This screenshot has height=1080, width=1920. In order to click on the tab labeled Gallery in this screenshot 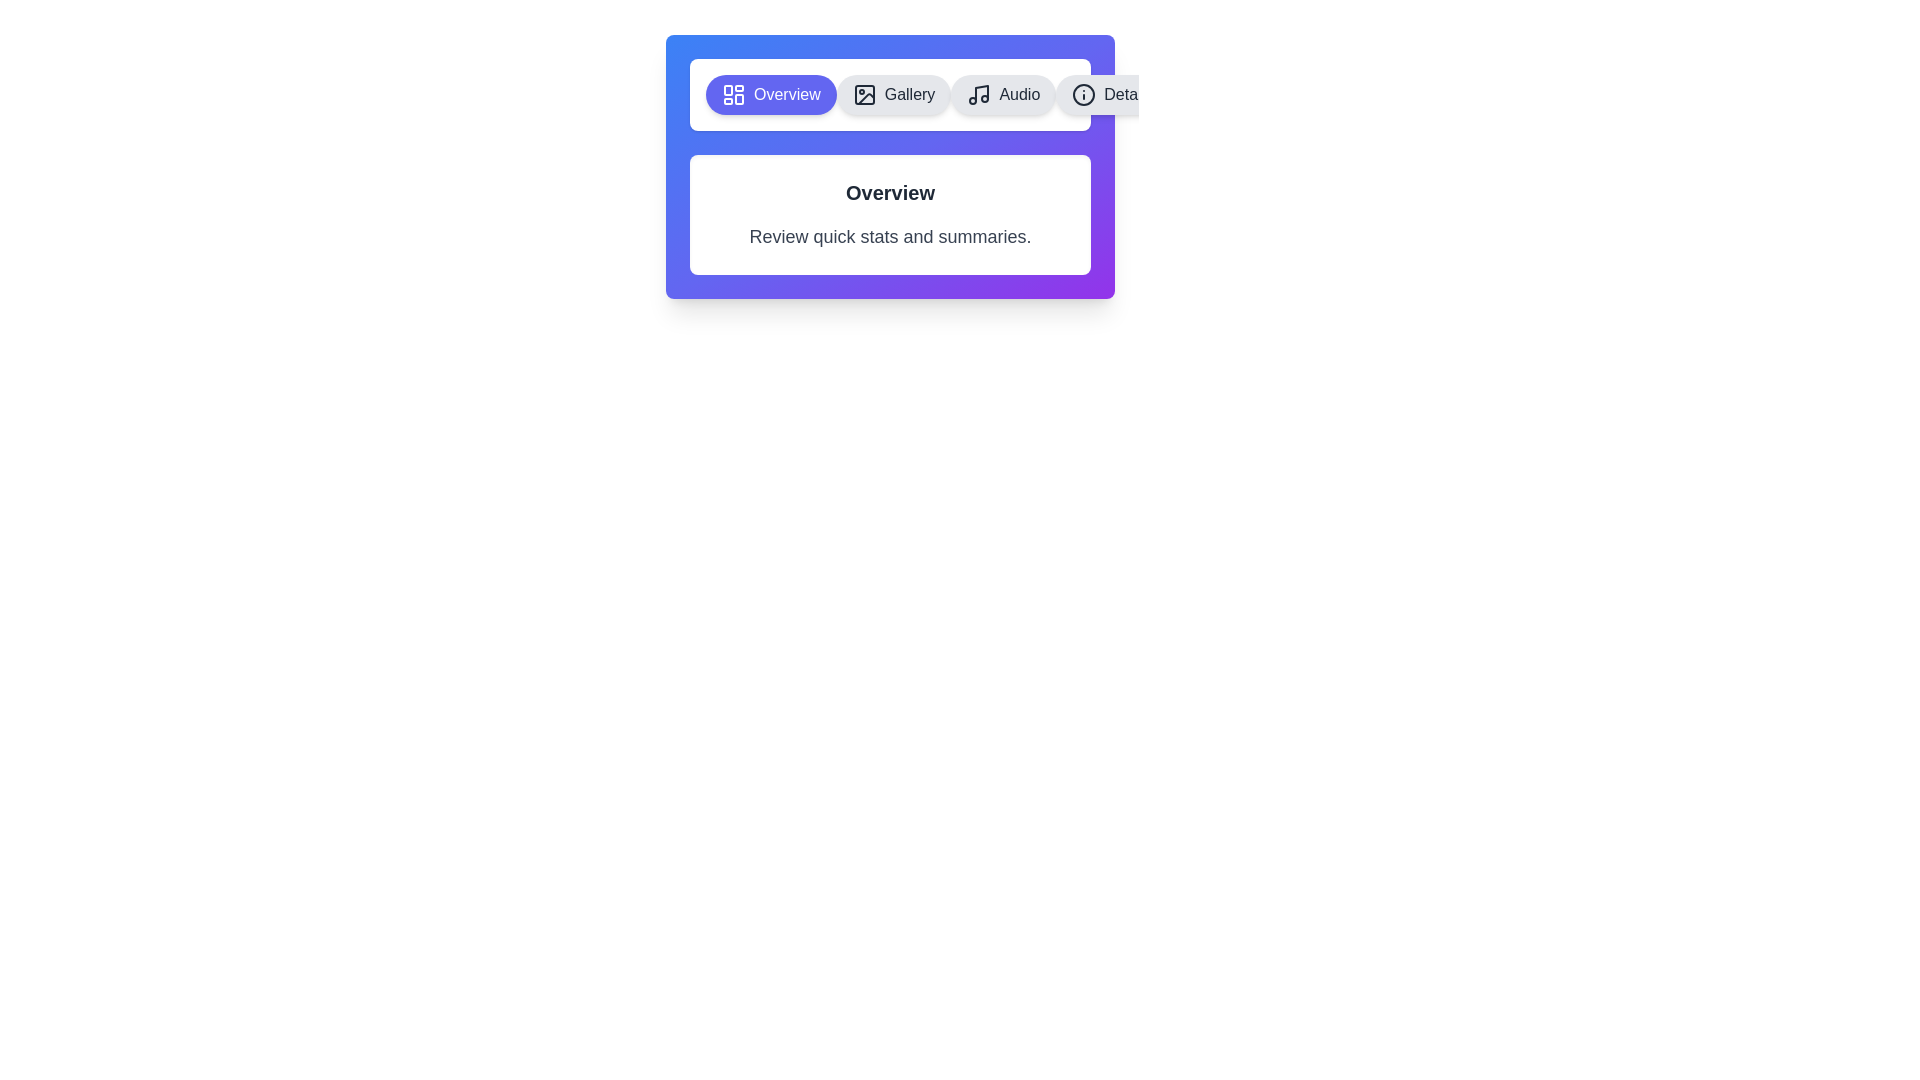, I will do `click(892, 95)`.